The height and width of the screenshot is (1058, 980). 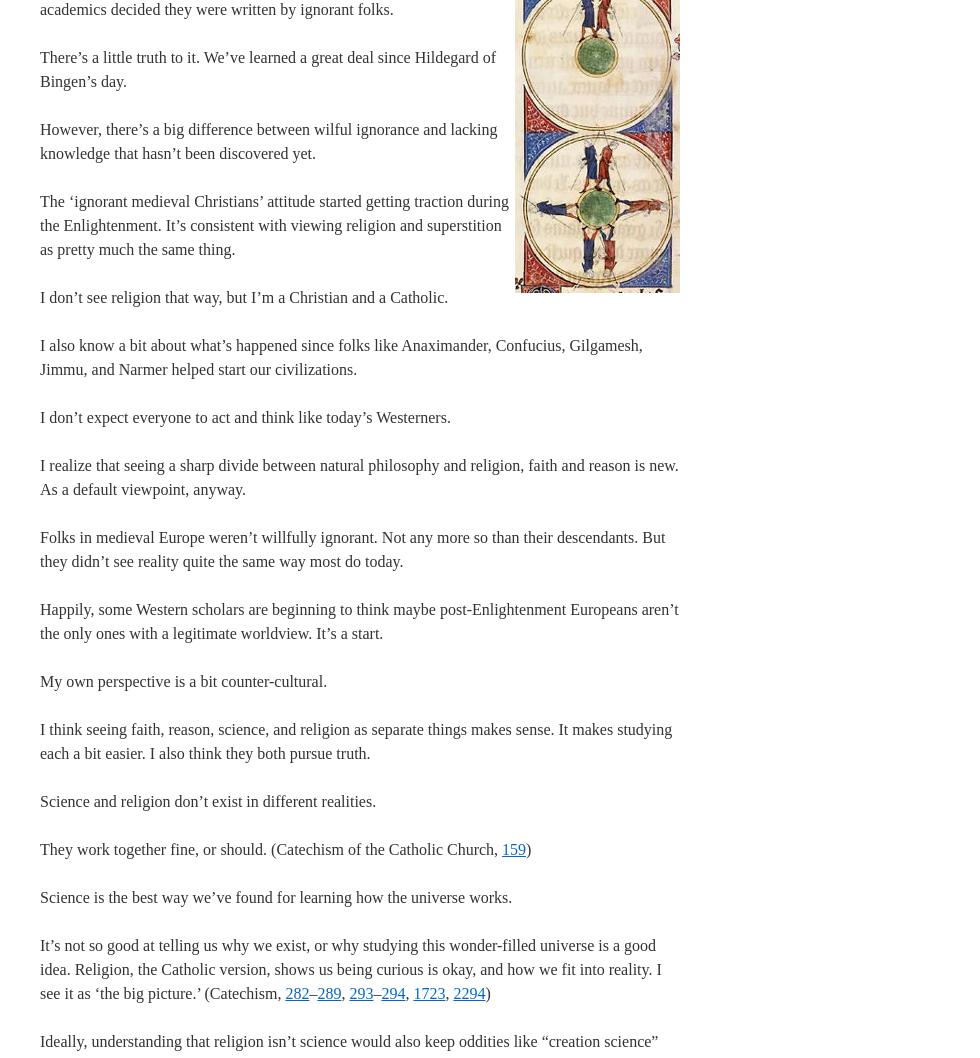 I want to click on 'It’s not so good at telling us why we exist, or why studying this wonder-filled universe is a good idea. Religion, the Catholic version, shows us being curious is okay, and how we fit into reality. I see it as ‘the big picture.’ (Catechism,', so click(x=350, y=969).